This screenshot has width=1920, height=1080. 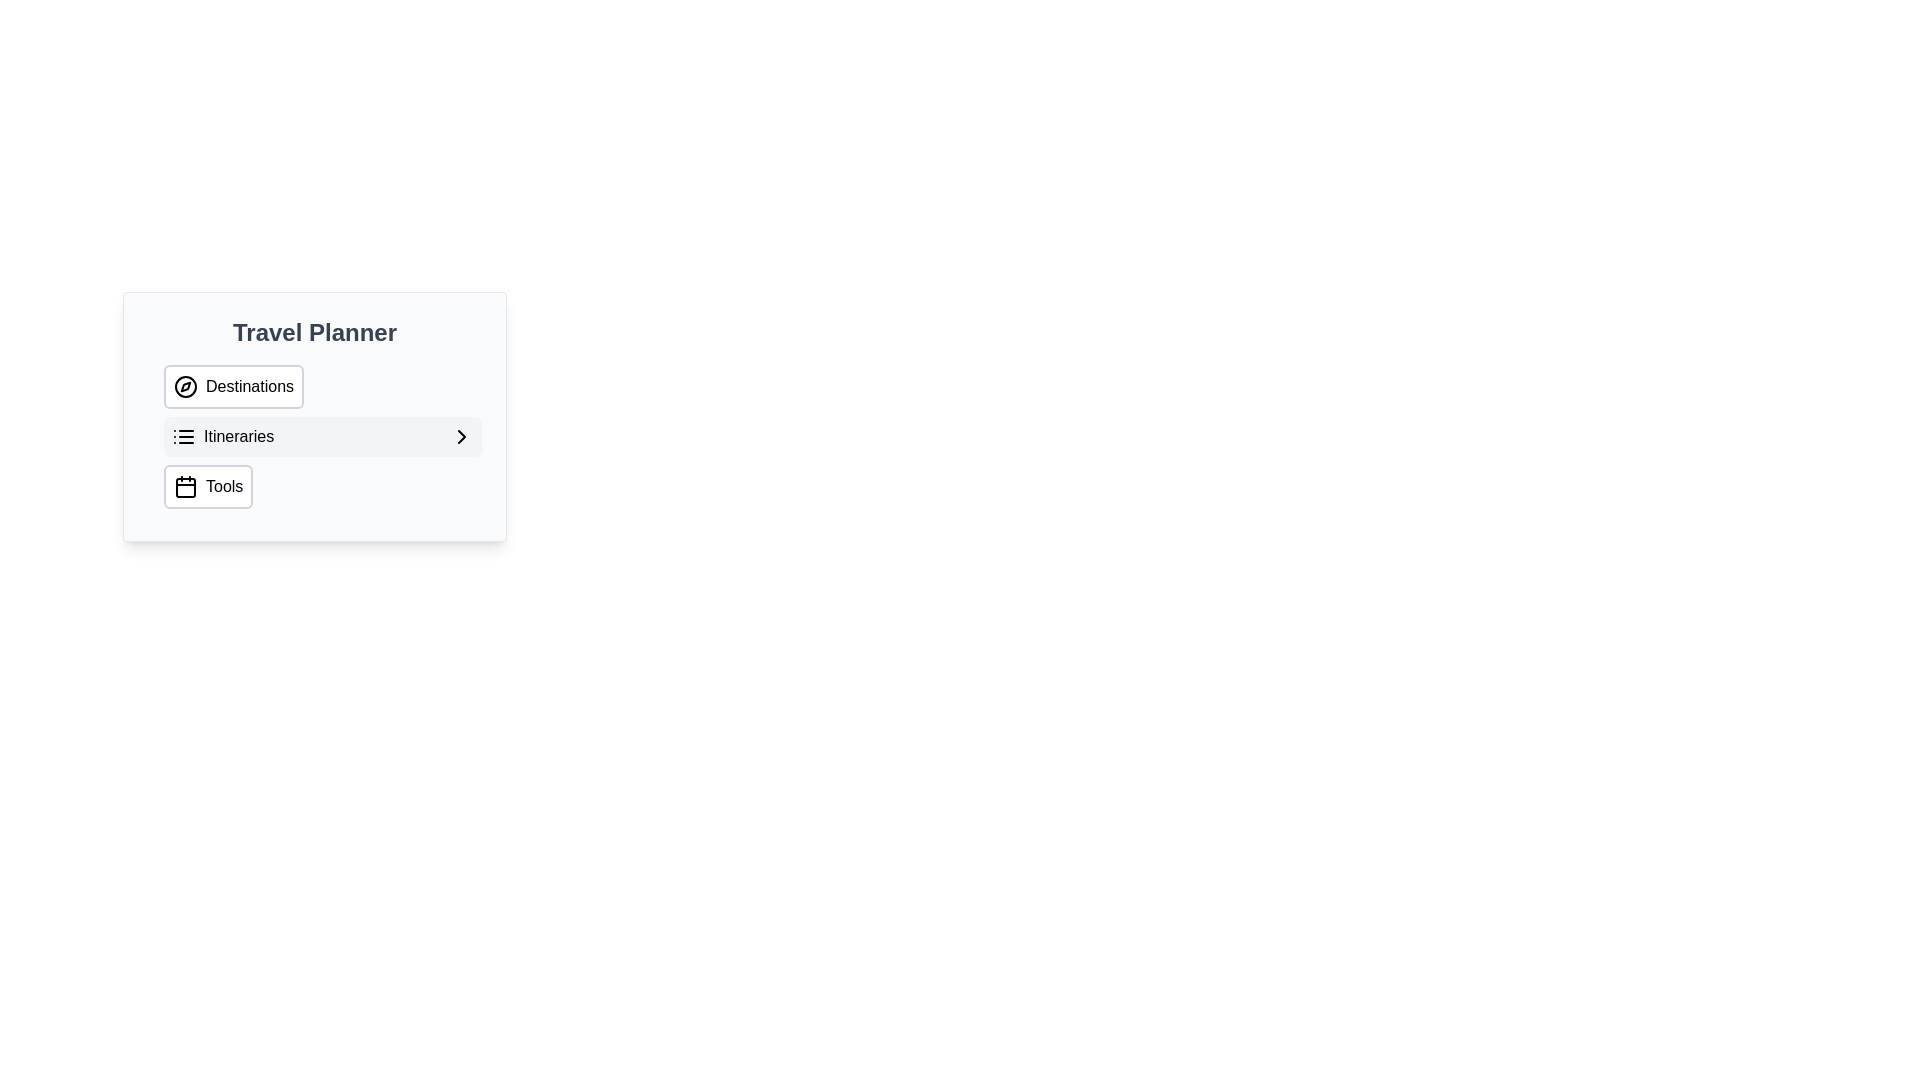 I want to click on the 'Destinations' text label, which is part of the navigation menu titled 'Travel Planner' and located to the right of the compass icon, so click(x=248, y=386).